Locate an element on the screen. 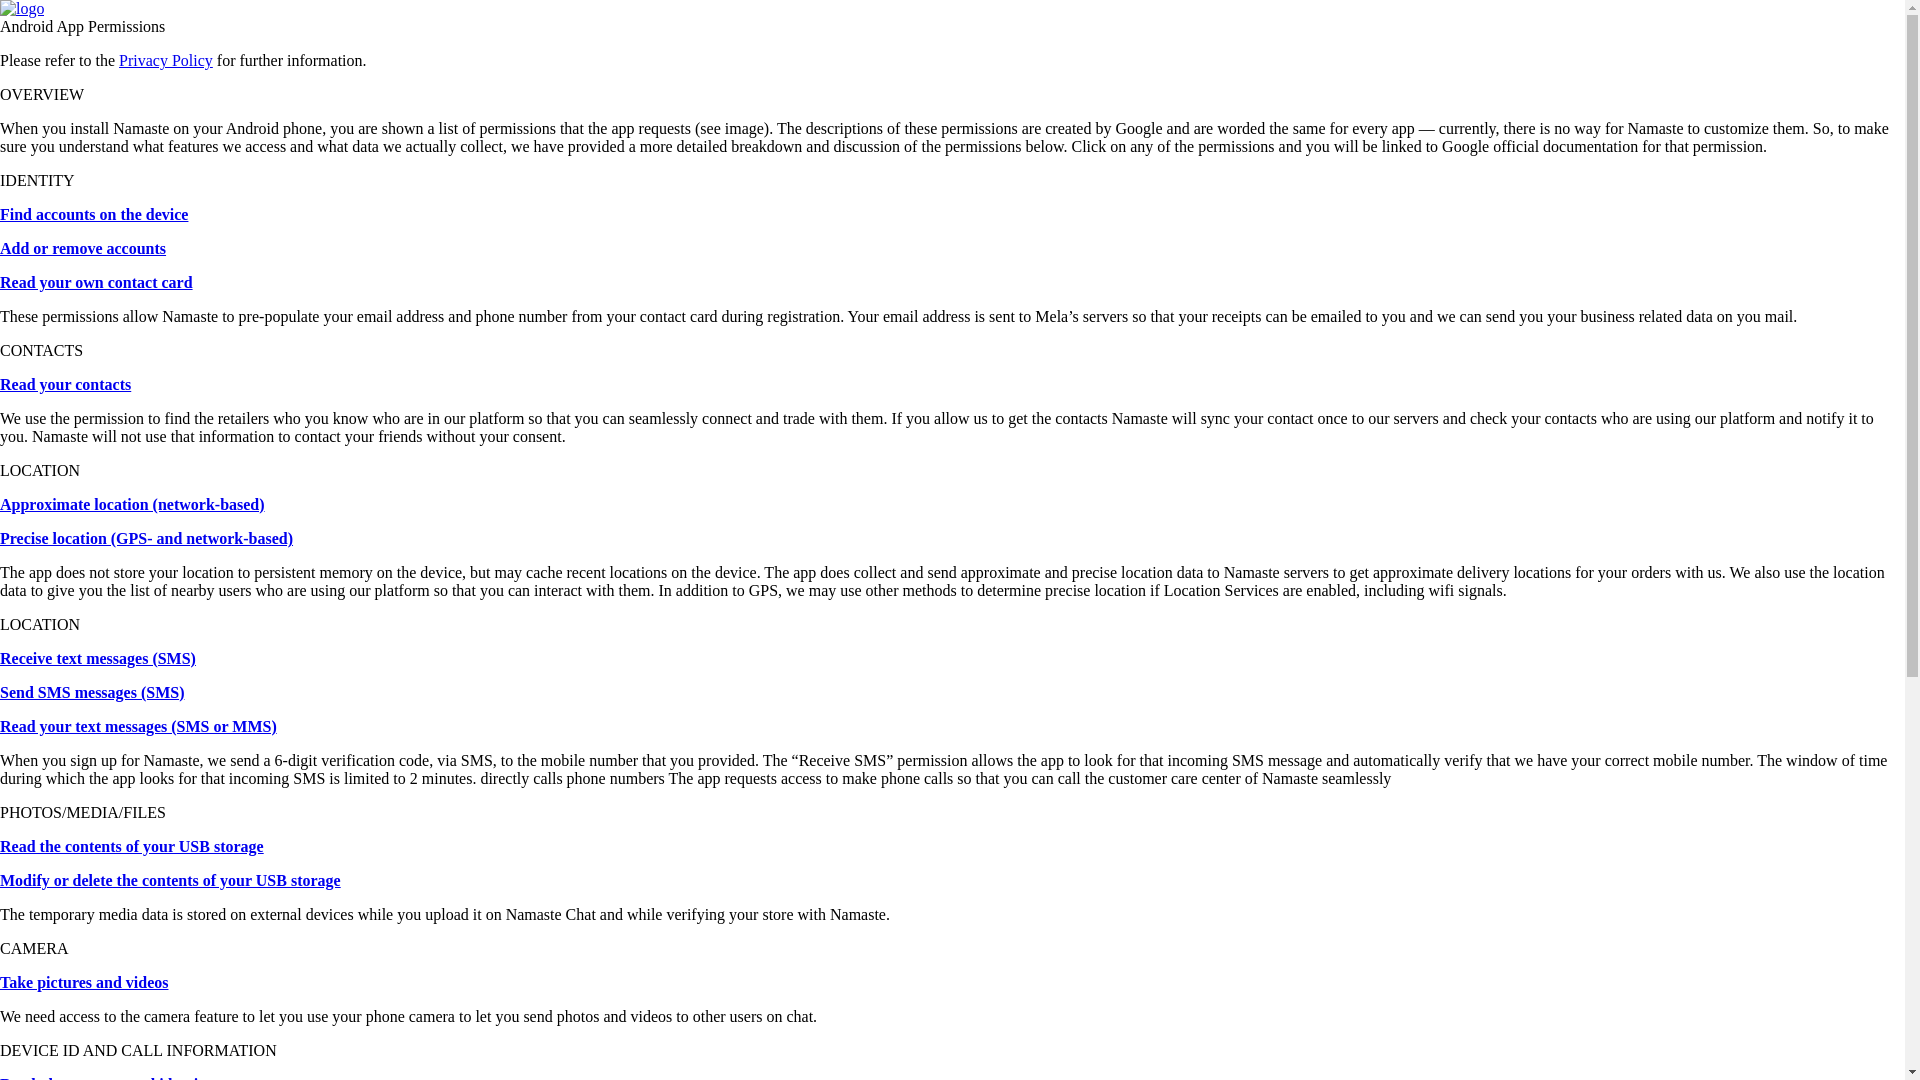 This screenshot has height=1080, width=1920. 'Read your own contact card' is located at coordinates (95, 282).